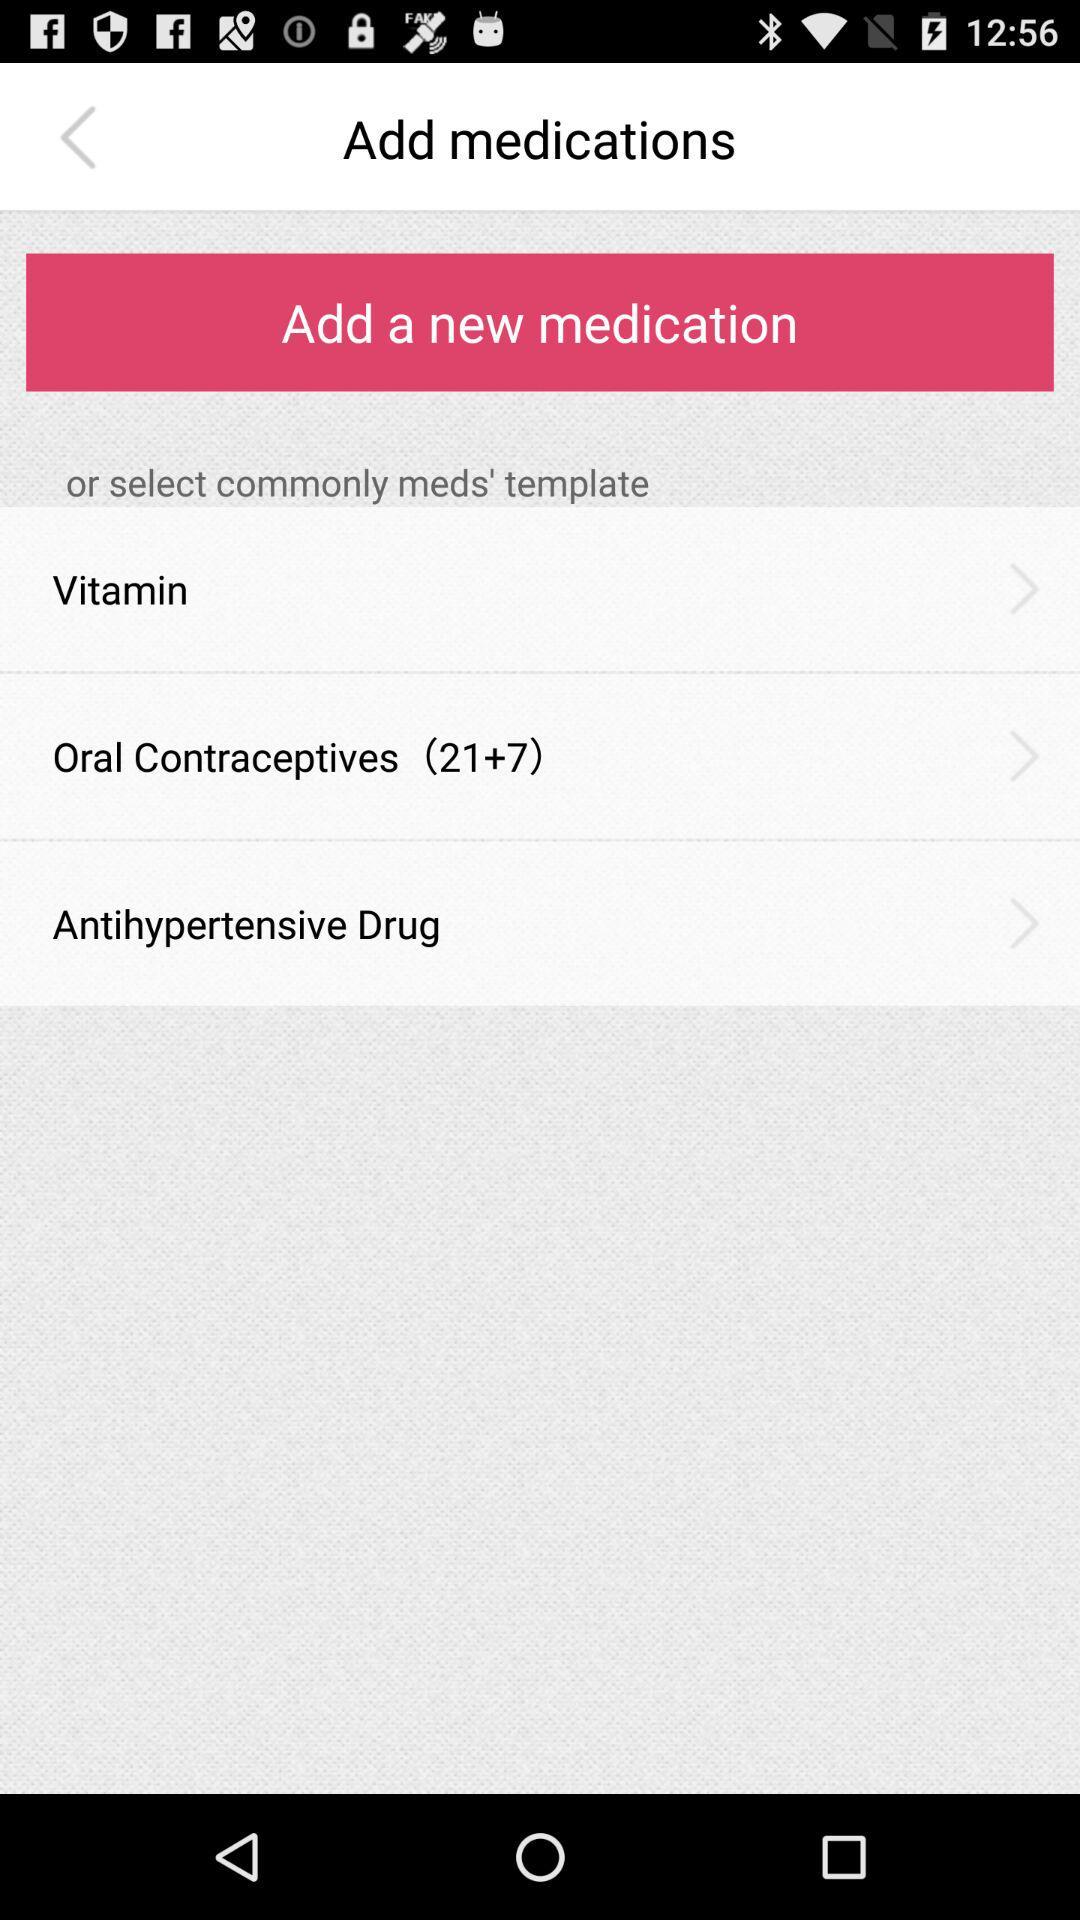 Image resolution: width=1080 pixels, height=1920 pixels. I want to click on the item to the right of vitamin icon, so click(1024, 587).